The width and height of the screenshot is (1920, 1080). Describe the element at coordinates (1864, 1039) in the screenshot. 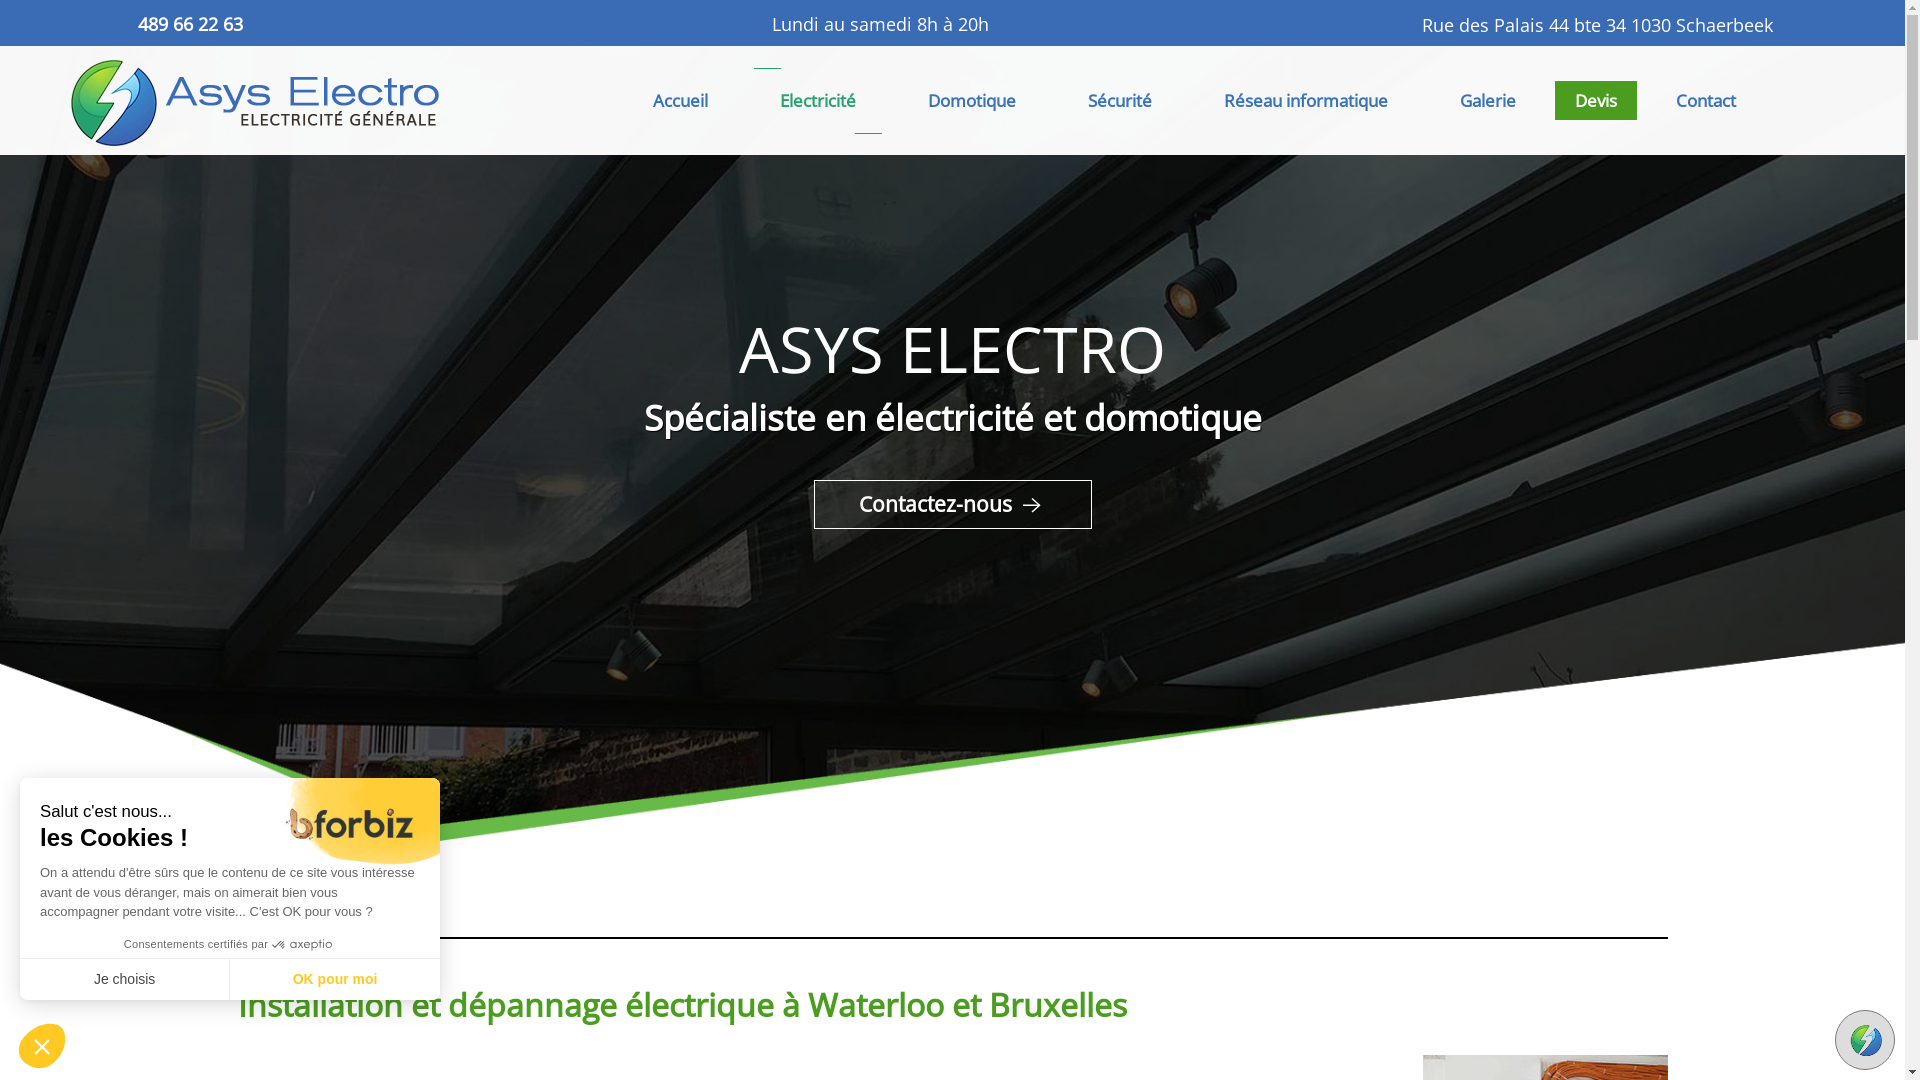

I see `'To Top'` at that location.